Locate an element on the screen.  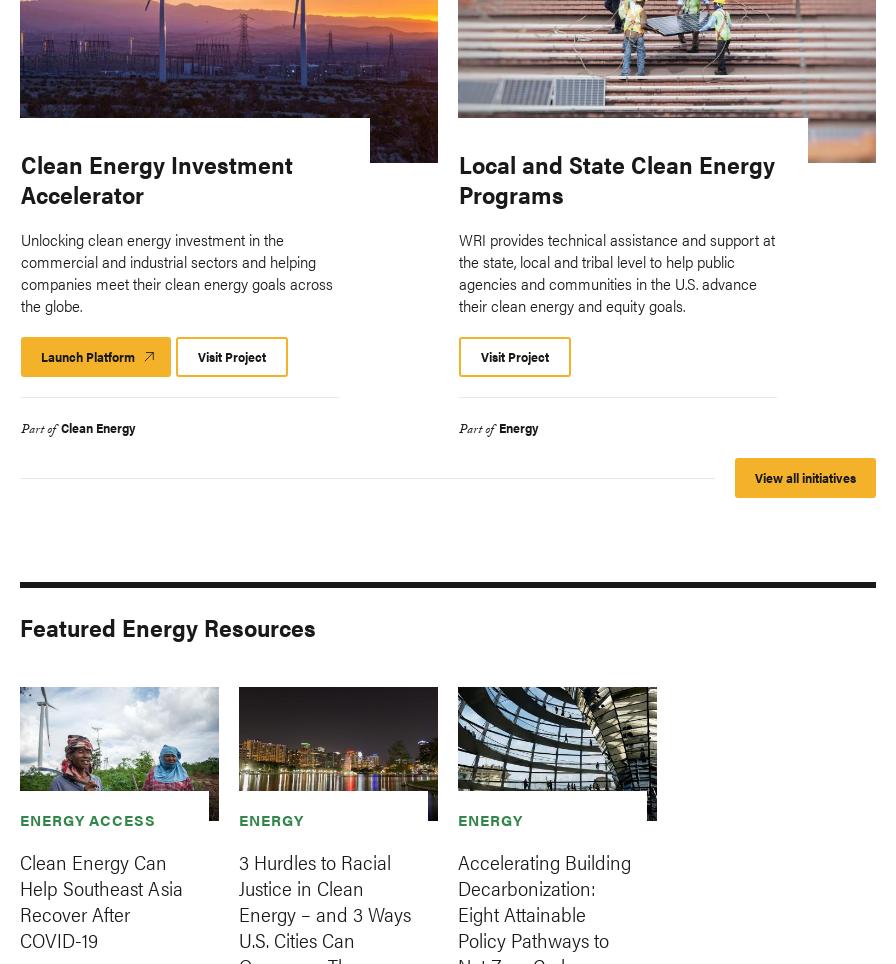
'Unlocking clean energy investment in the commercial and industrial sectors and helping companies meet their clean energy goals across the globe.' is located at coordinates (20, 271).